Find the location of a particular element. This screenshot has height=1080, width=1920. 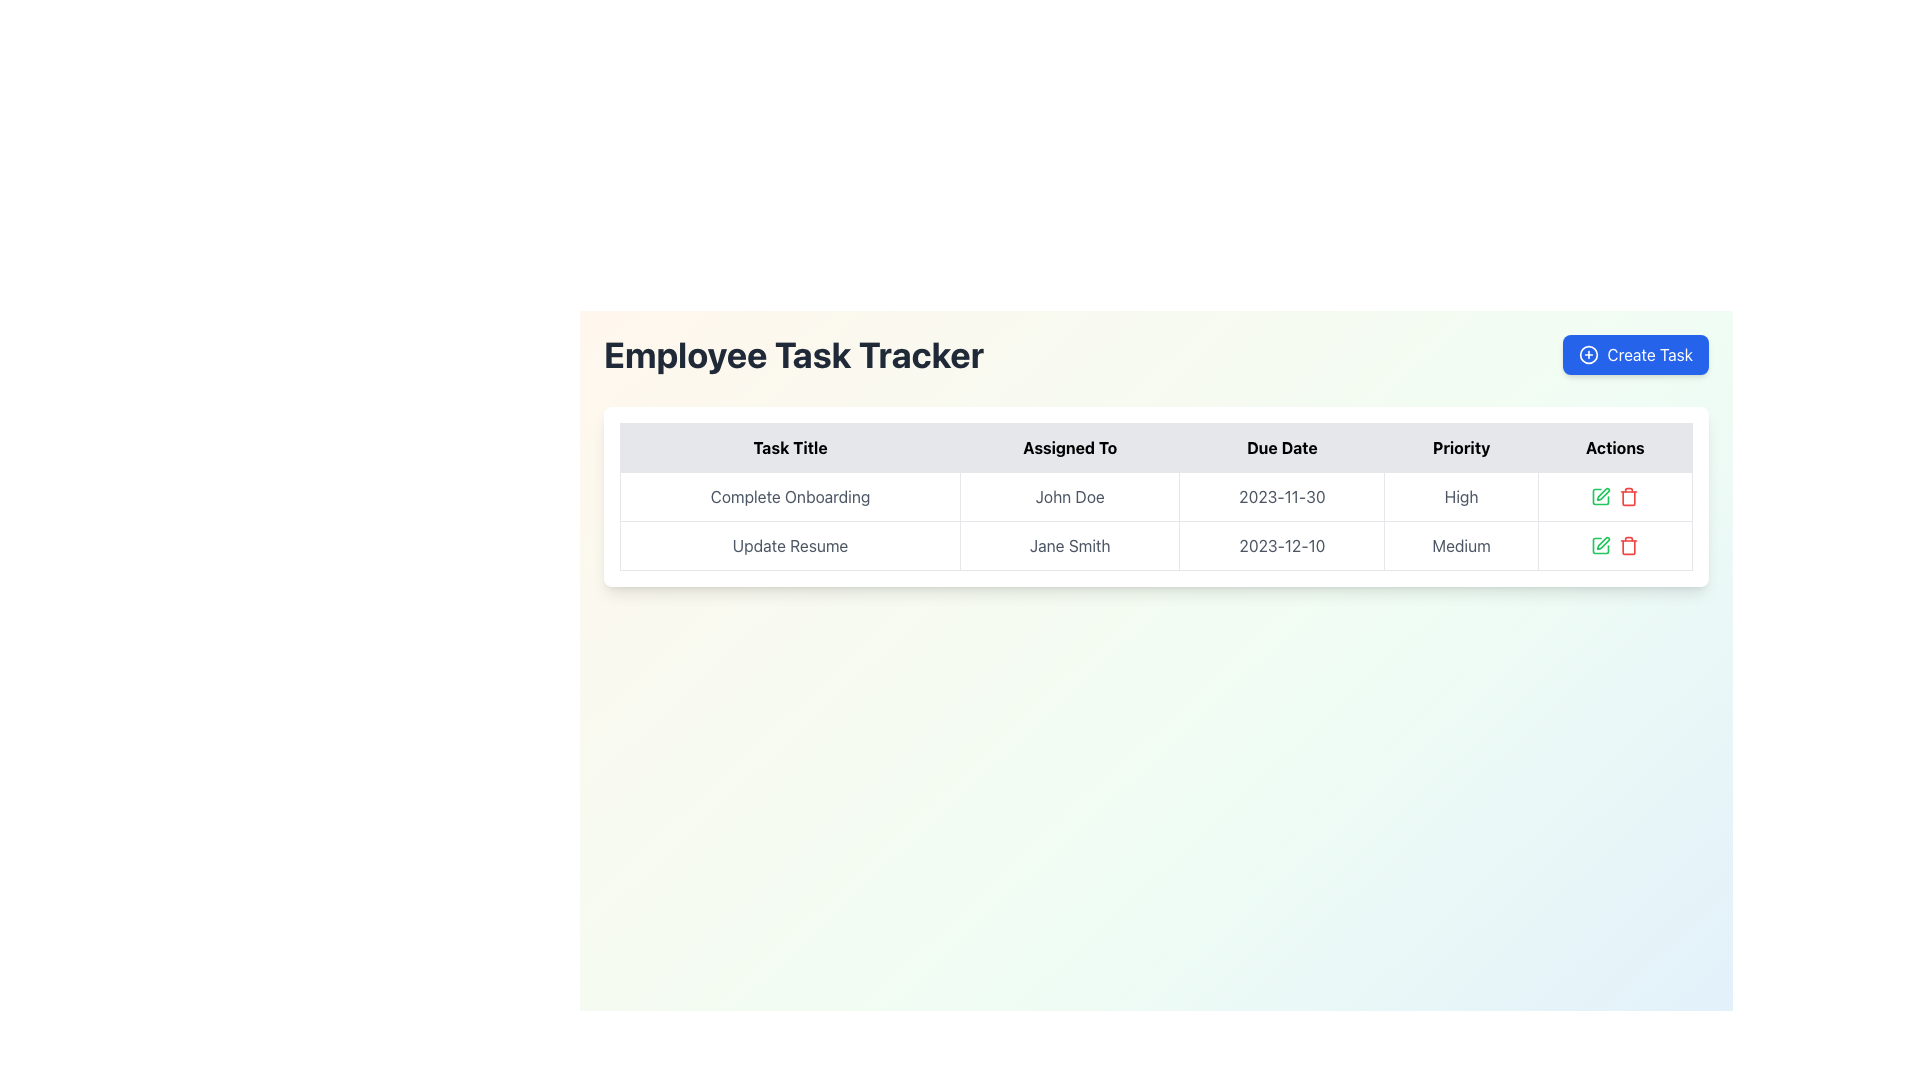

the Text Label column header that indicates due dates, which is the third item in the header row of the table, located between 'Assigned To' and 'Priority' is located at coordinates (1282, 446).